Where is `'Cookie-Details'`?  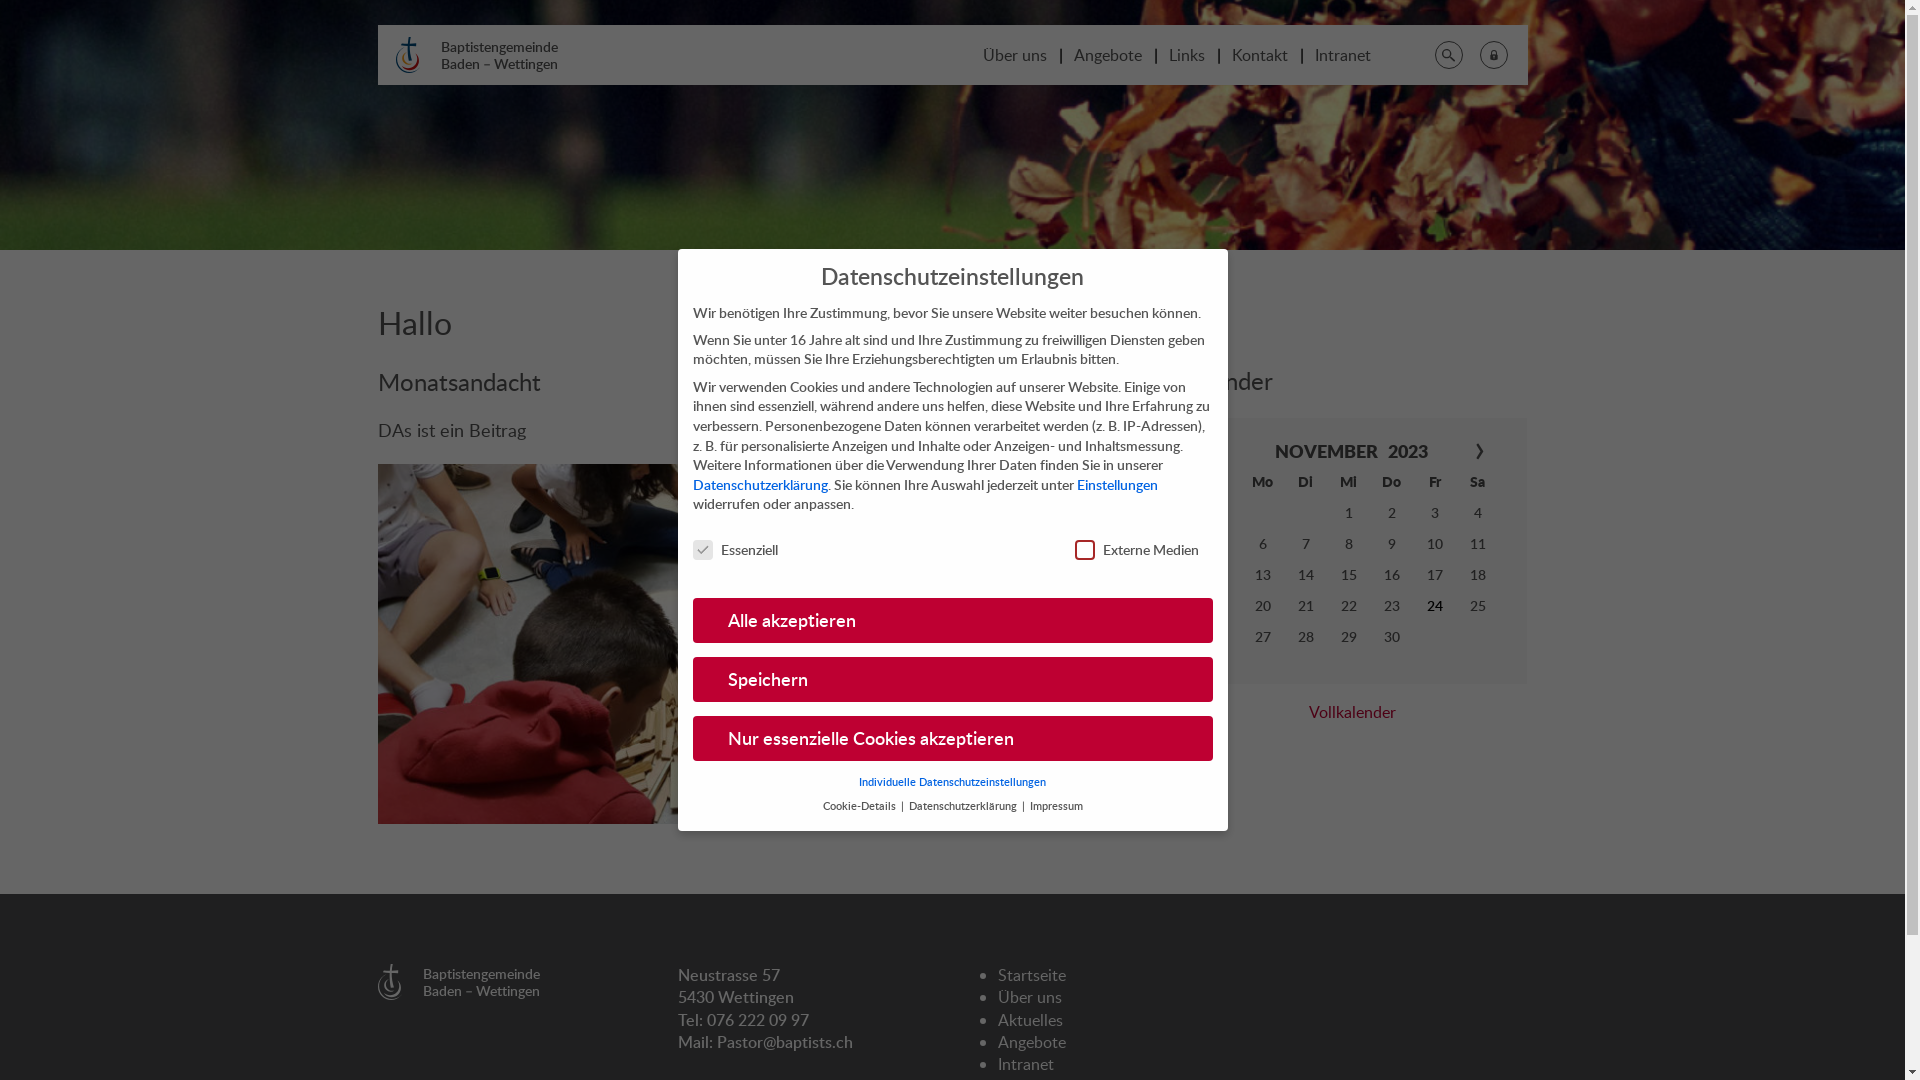 'Cookie-Details' is located at coordinates (821, 805).